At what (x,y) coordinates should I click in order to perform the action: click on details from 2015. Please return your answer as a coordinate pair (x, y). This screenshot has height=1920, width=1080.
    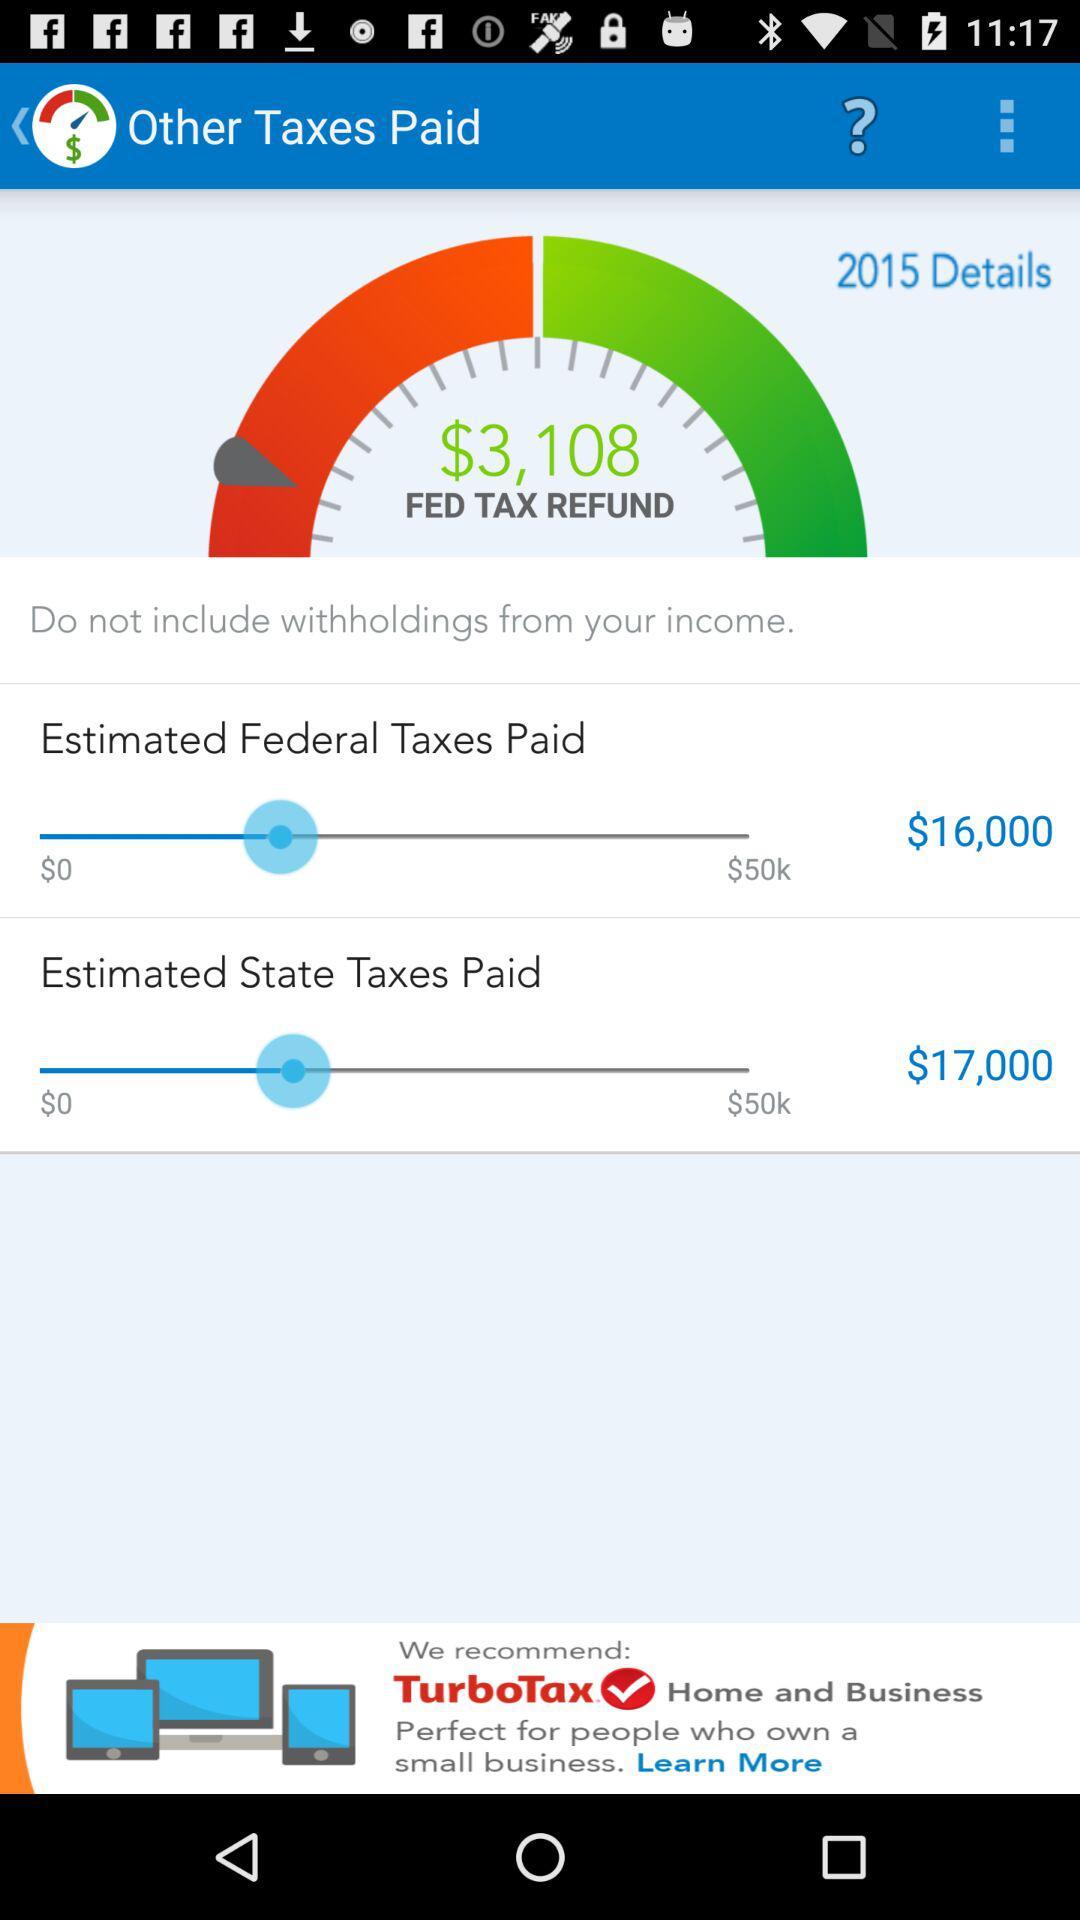
    Looking at the image, I should click on (944, 269).